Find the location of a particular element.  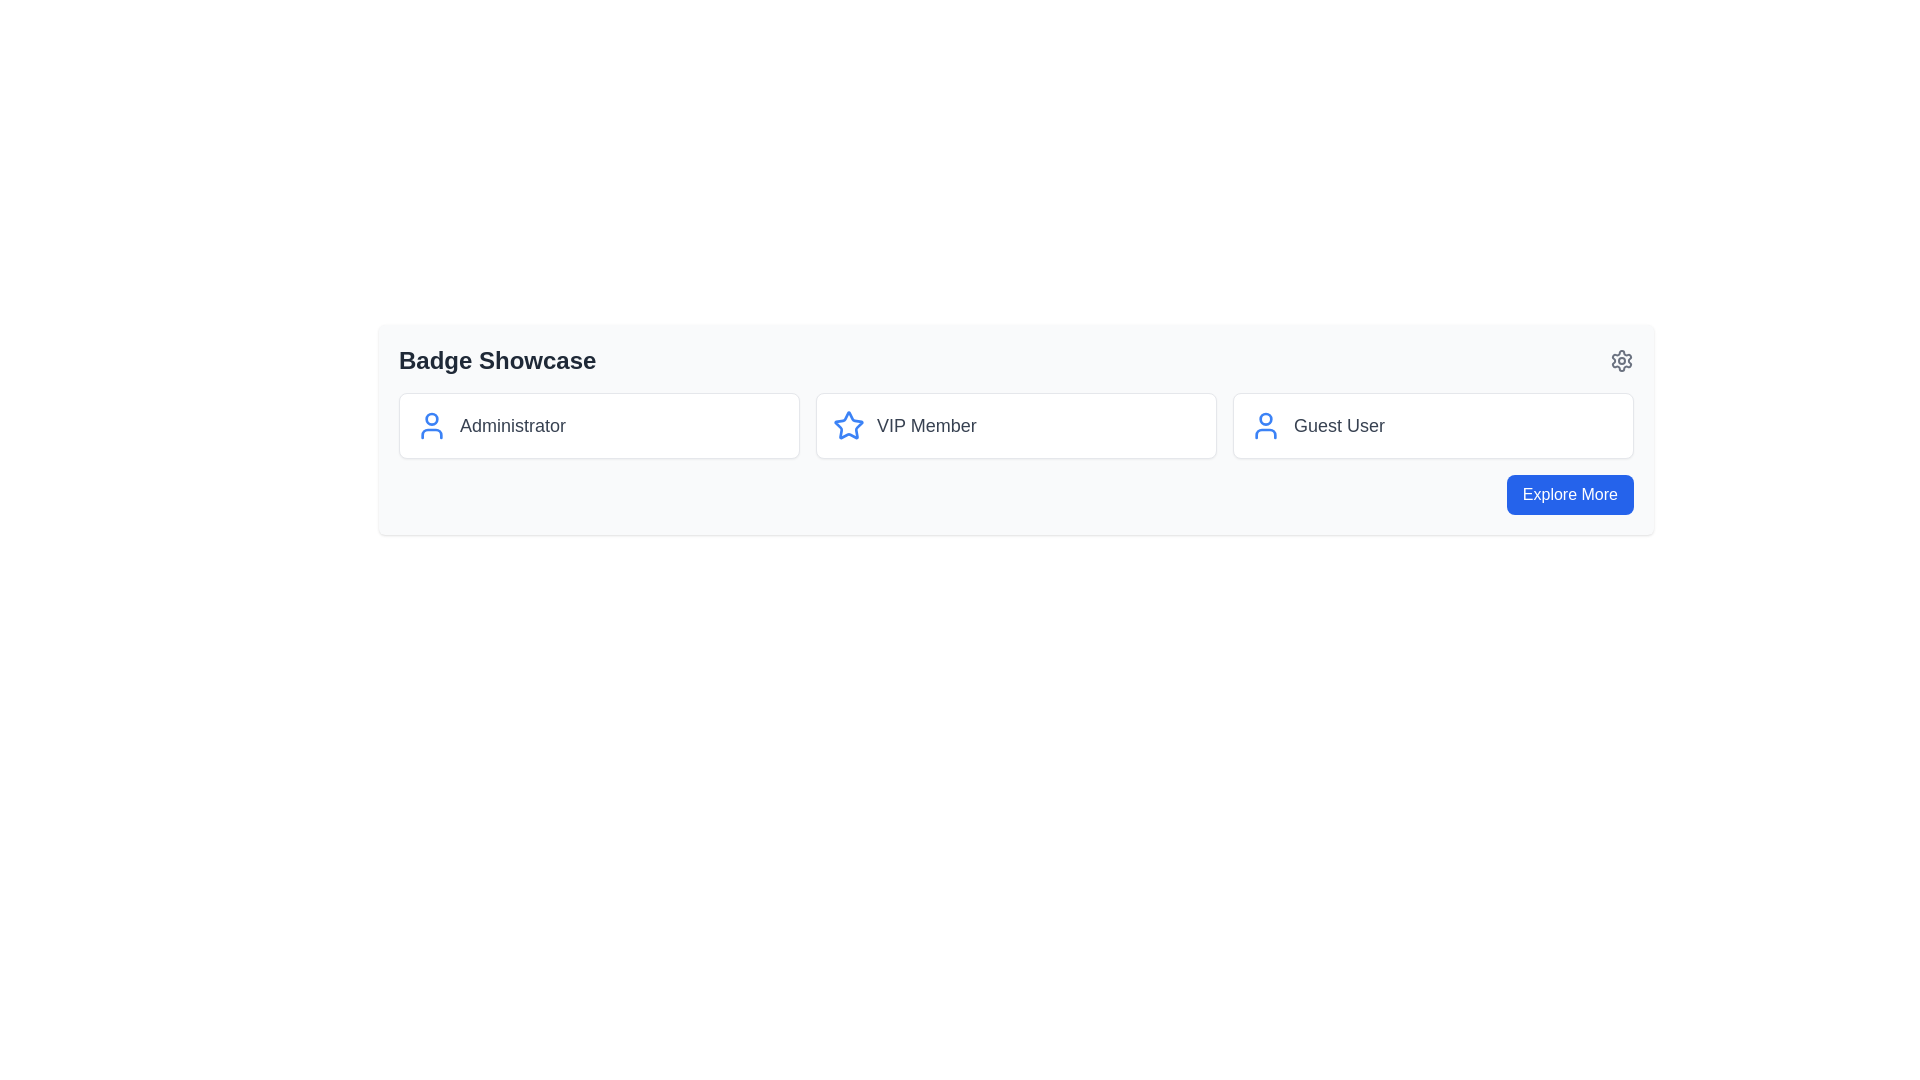

the blue outline of the user icon representing the 'Administrator' badge, located within the first badge component under the 'Badge Showcase' heading is located at coordinates (431, 424).